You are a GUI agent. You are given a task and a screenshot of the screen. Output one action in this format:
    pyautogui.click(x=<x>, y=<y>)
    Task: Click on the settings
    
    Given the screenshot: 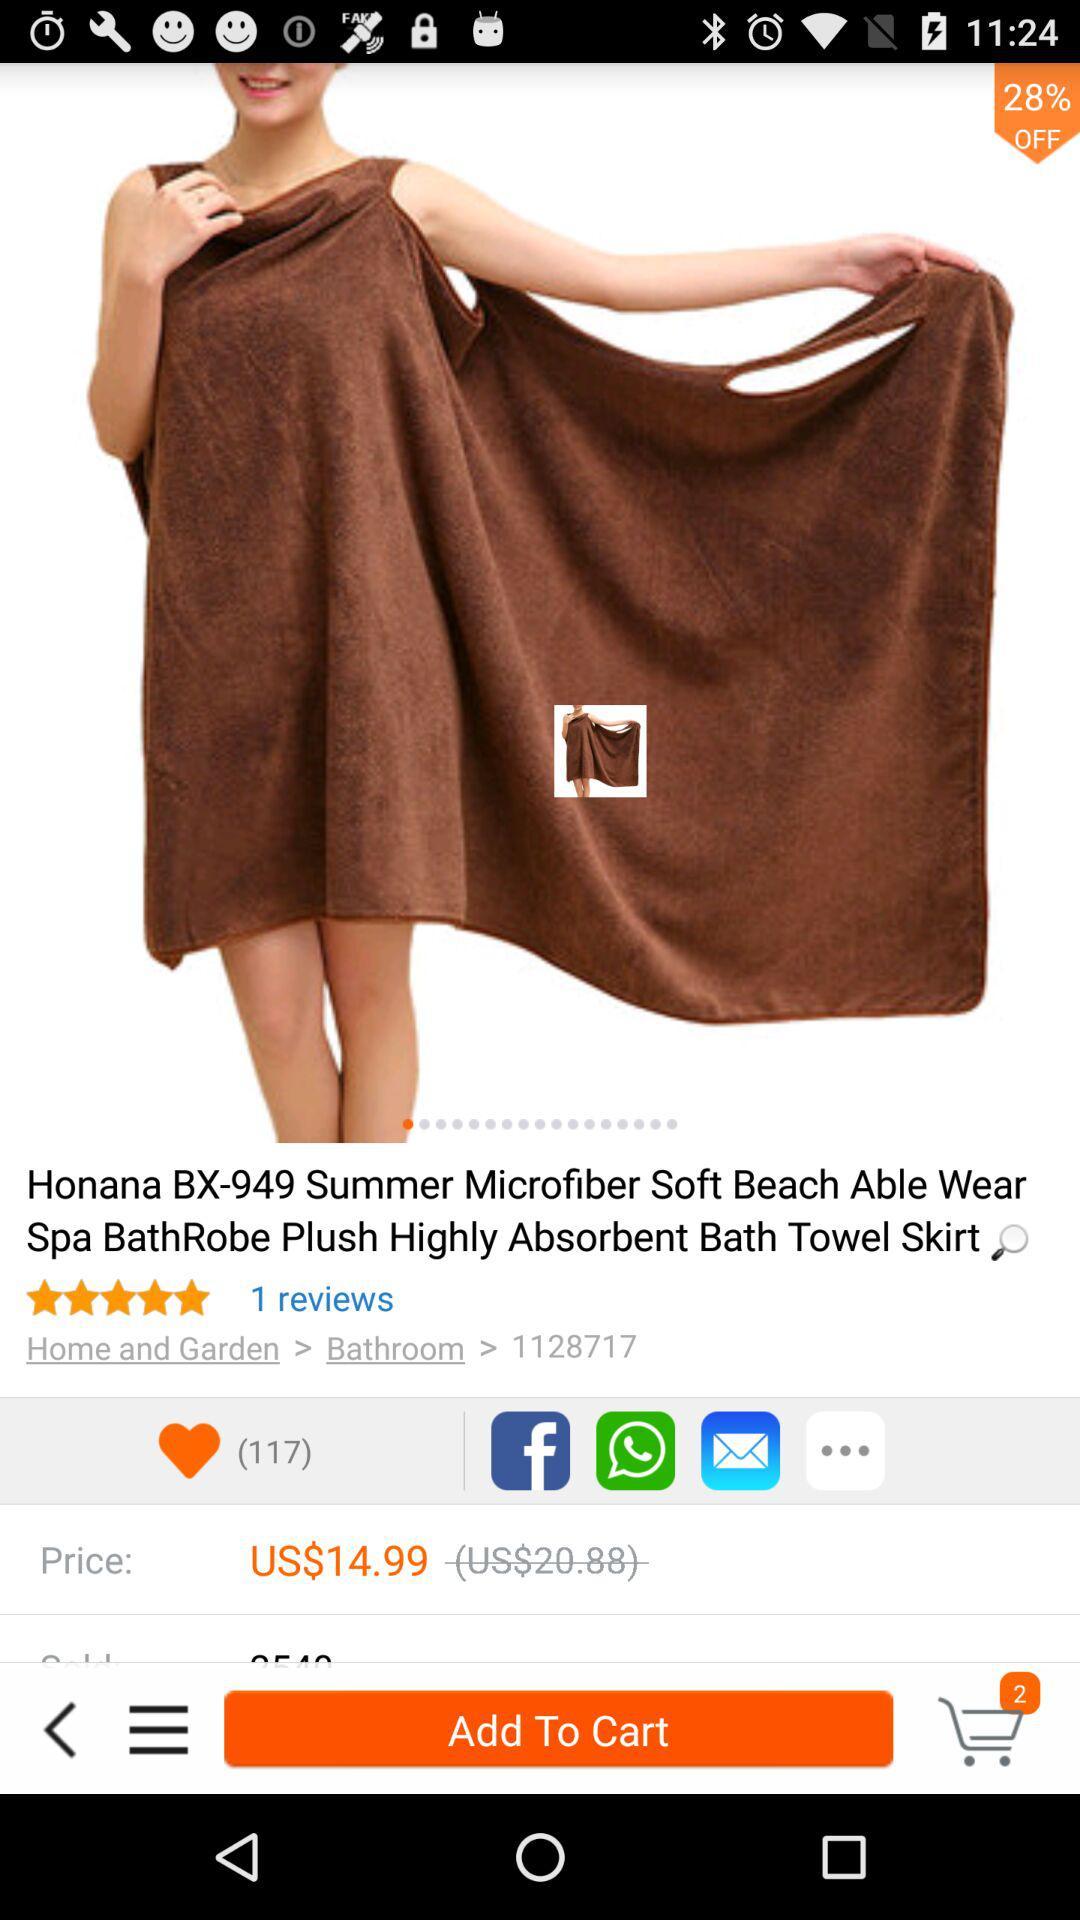 What is the action you would take?
    pyautogui.click(x=845, y=1450)
    